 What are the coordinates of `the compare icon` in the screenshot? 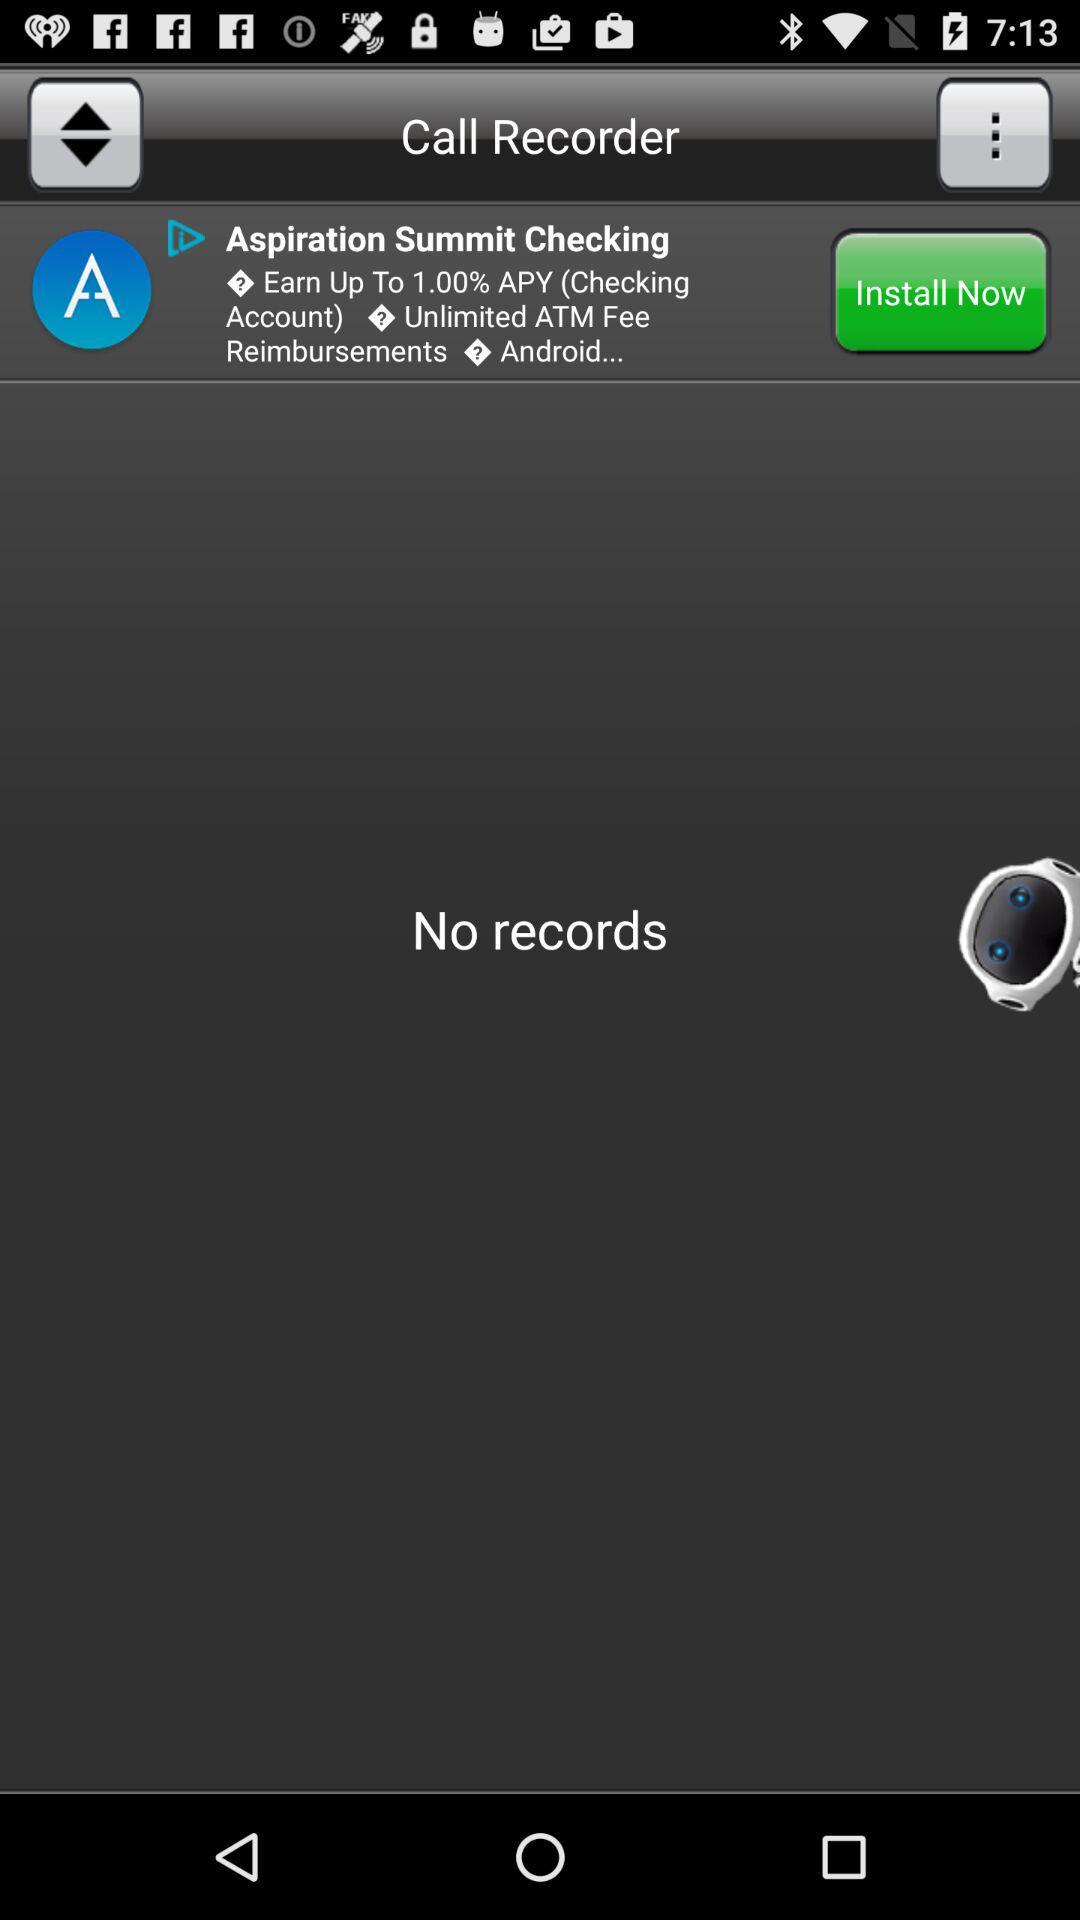 It's located at (84, 143).